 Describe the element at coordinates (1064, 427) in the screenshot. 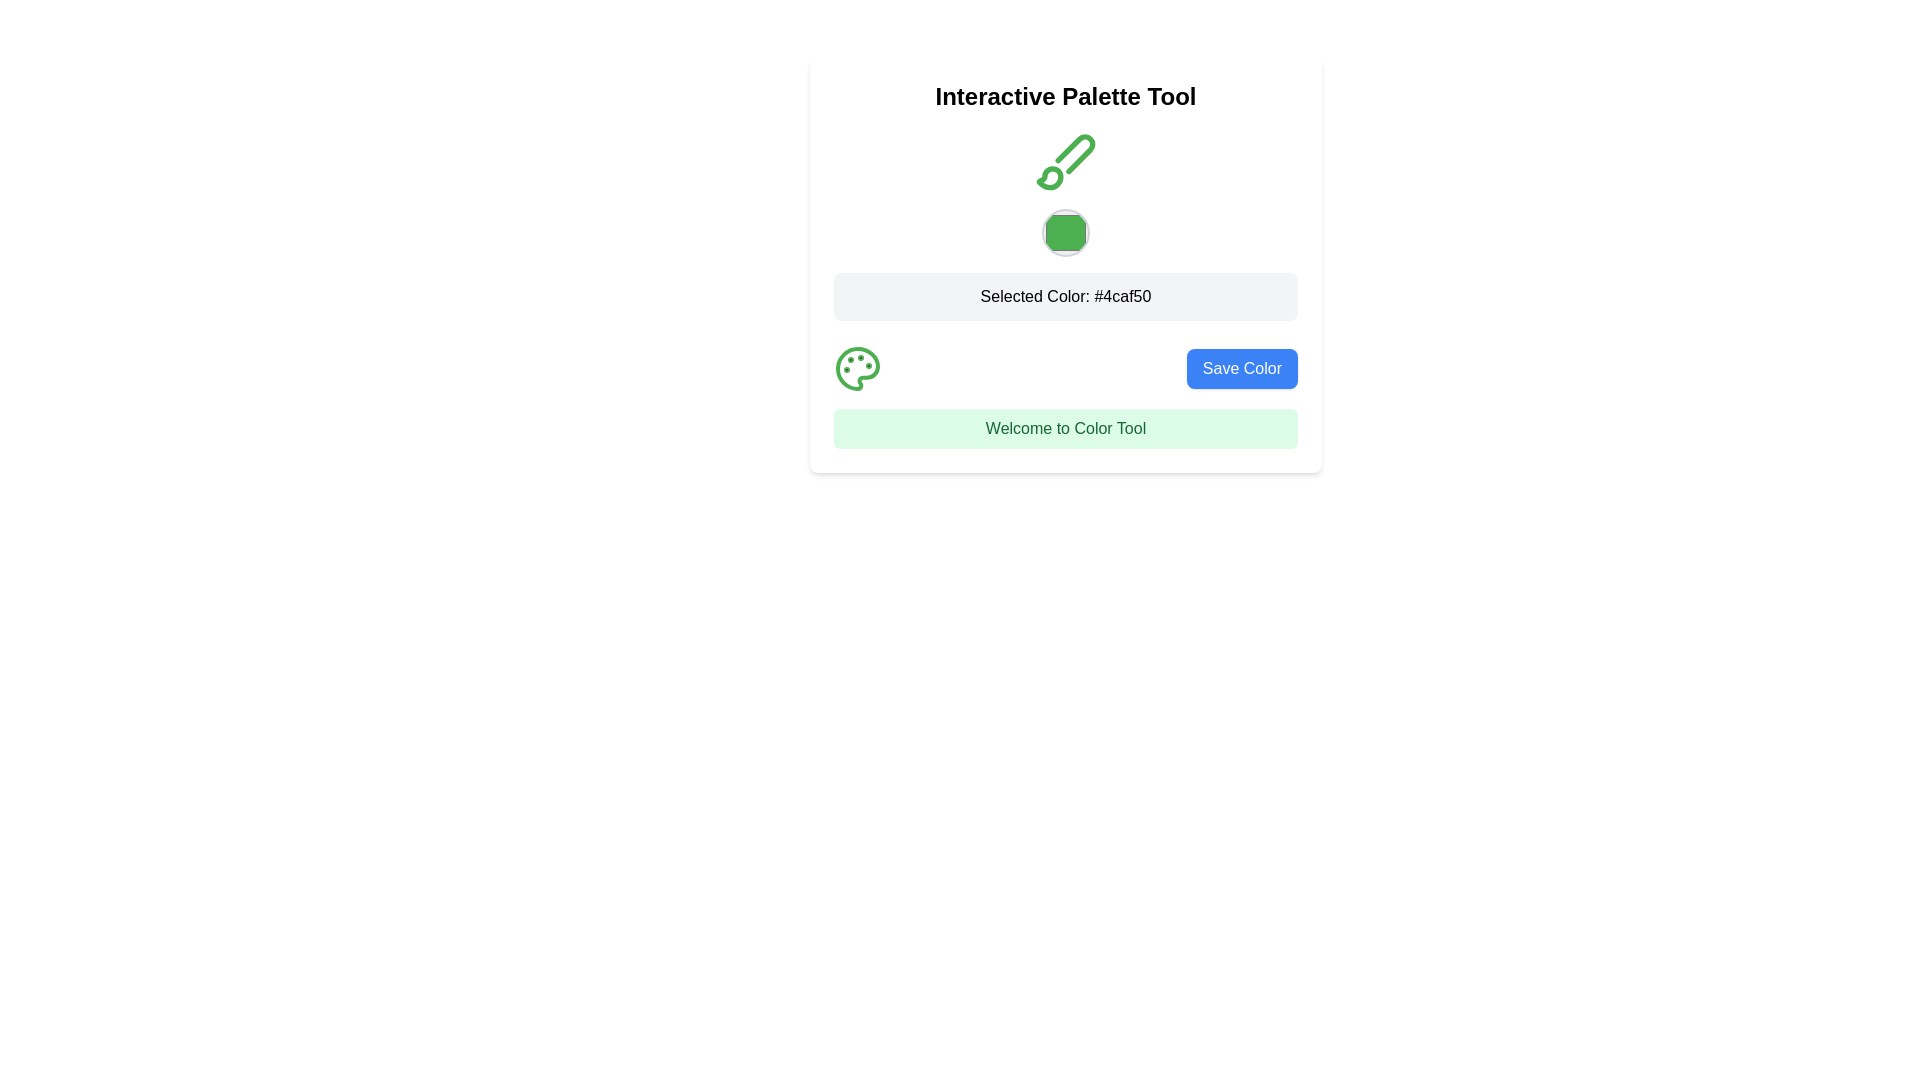

I see `the informational text box with a light green background that reads 'Welcome to Color Tool' to read the text` at that location.